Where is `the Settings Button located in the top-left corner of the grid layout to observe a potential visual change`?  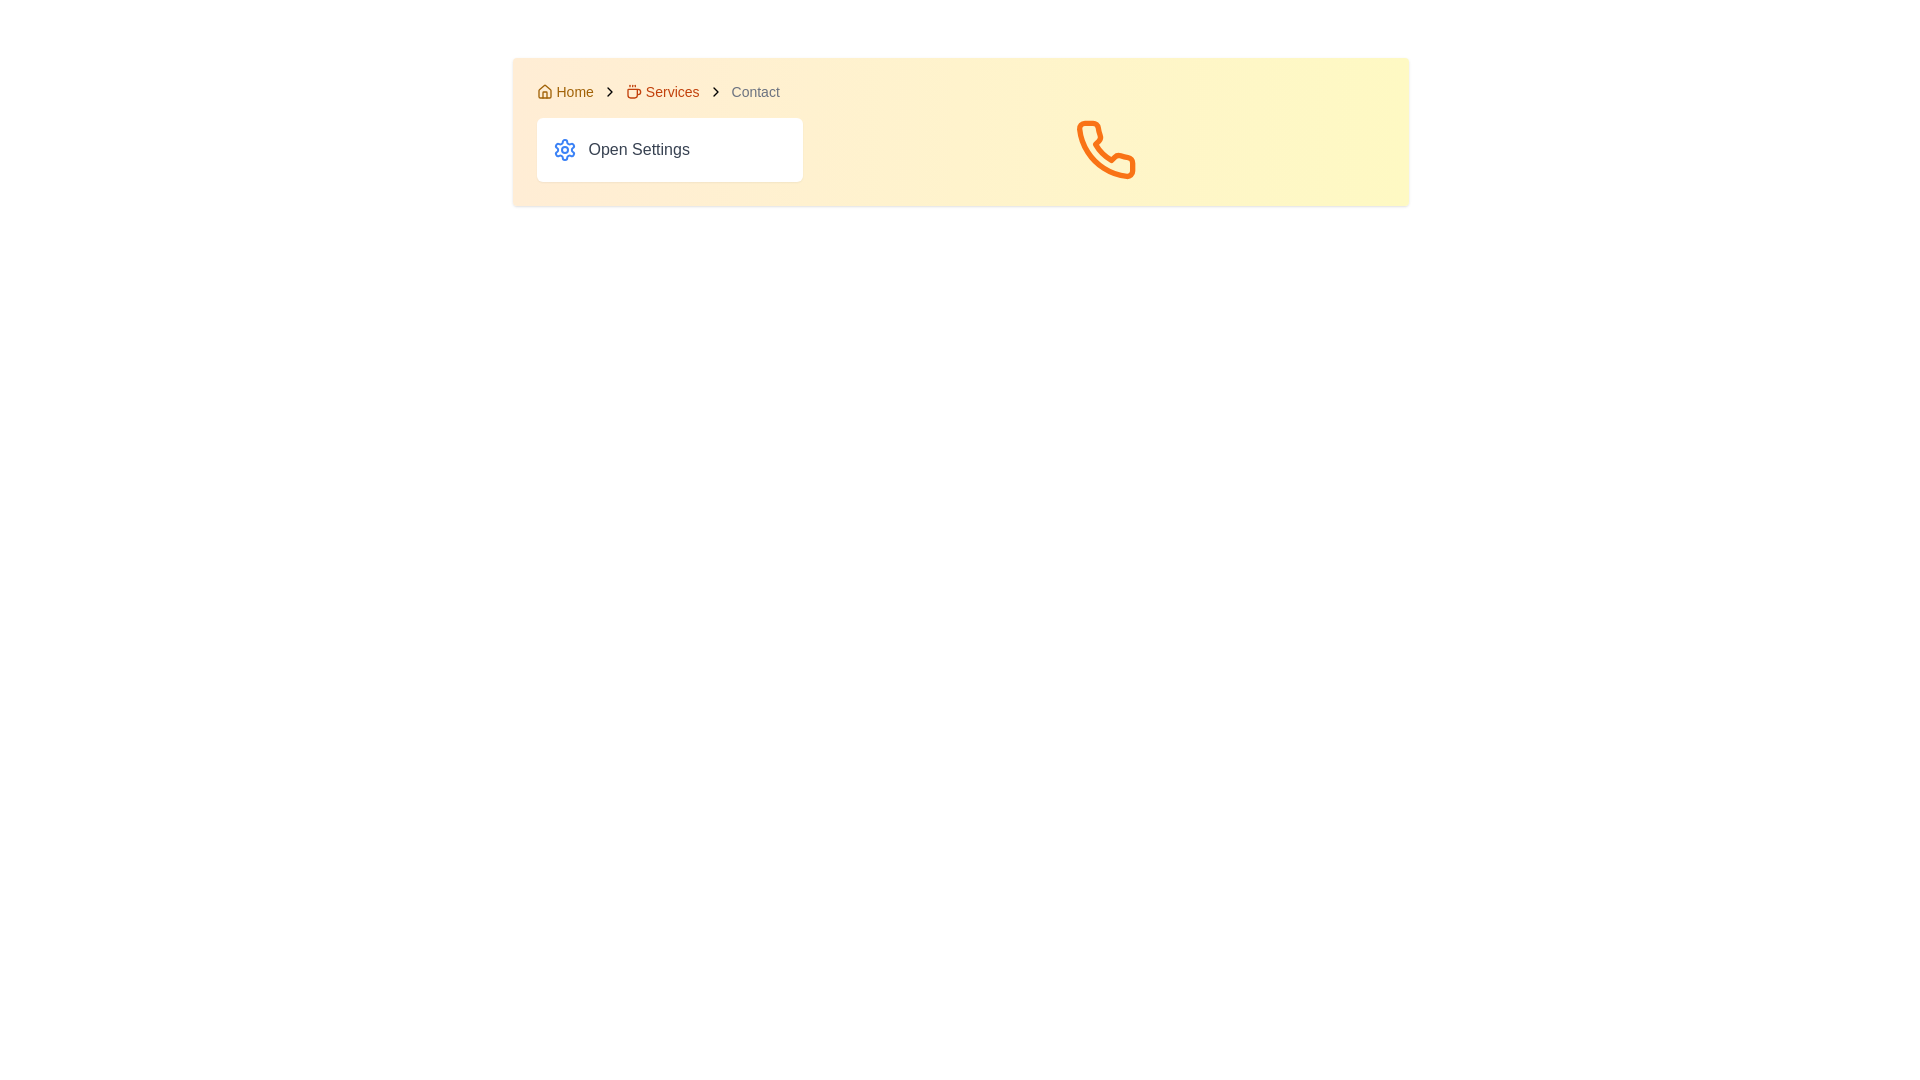
the Settings Button located in the top-left corner of the grid layout to observe a potential visual change is located at coordinates (669, 149).